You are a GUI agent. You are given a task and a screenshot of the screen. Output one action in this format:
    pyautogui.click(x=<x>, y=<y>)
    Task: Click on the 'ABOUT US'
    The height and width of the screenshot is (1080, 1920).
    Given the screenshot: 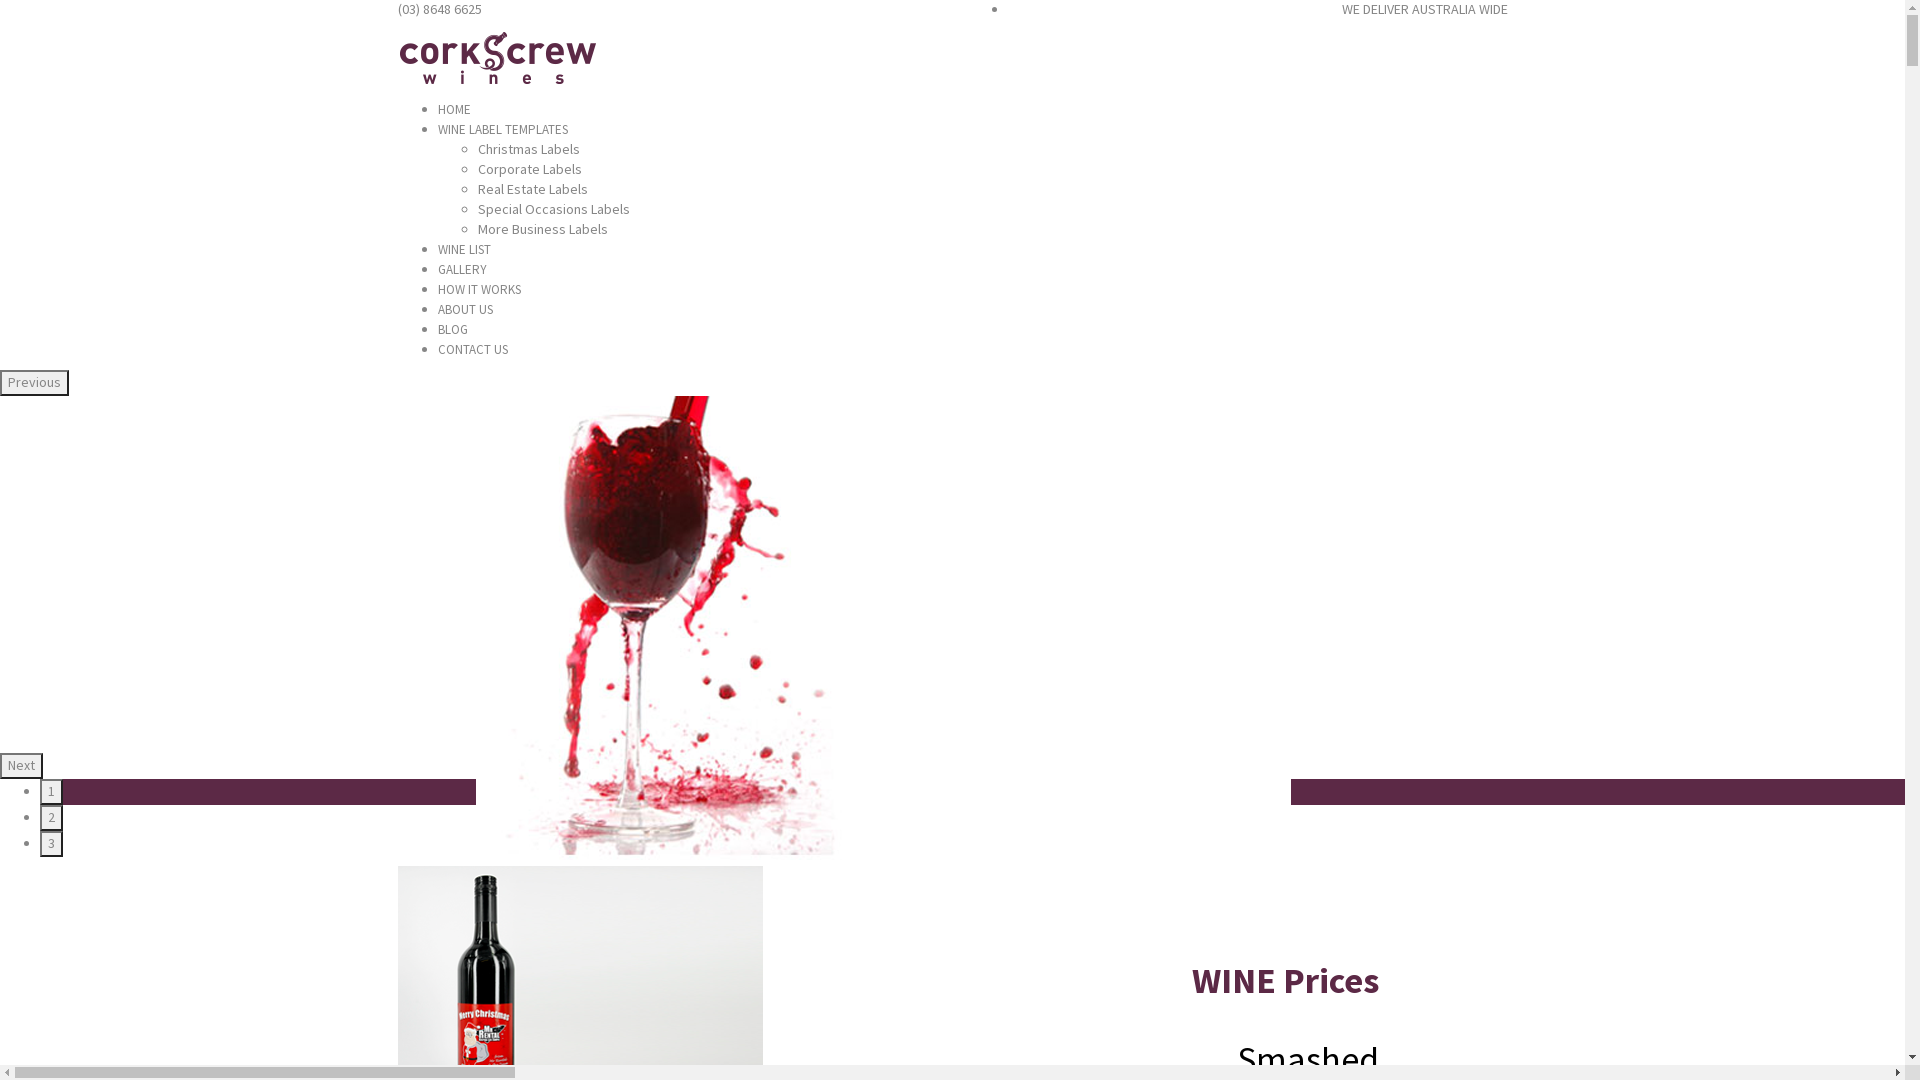 What is the action you would take?
    pyautogui.click(x=436, y=309)
    